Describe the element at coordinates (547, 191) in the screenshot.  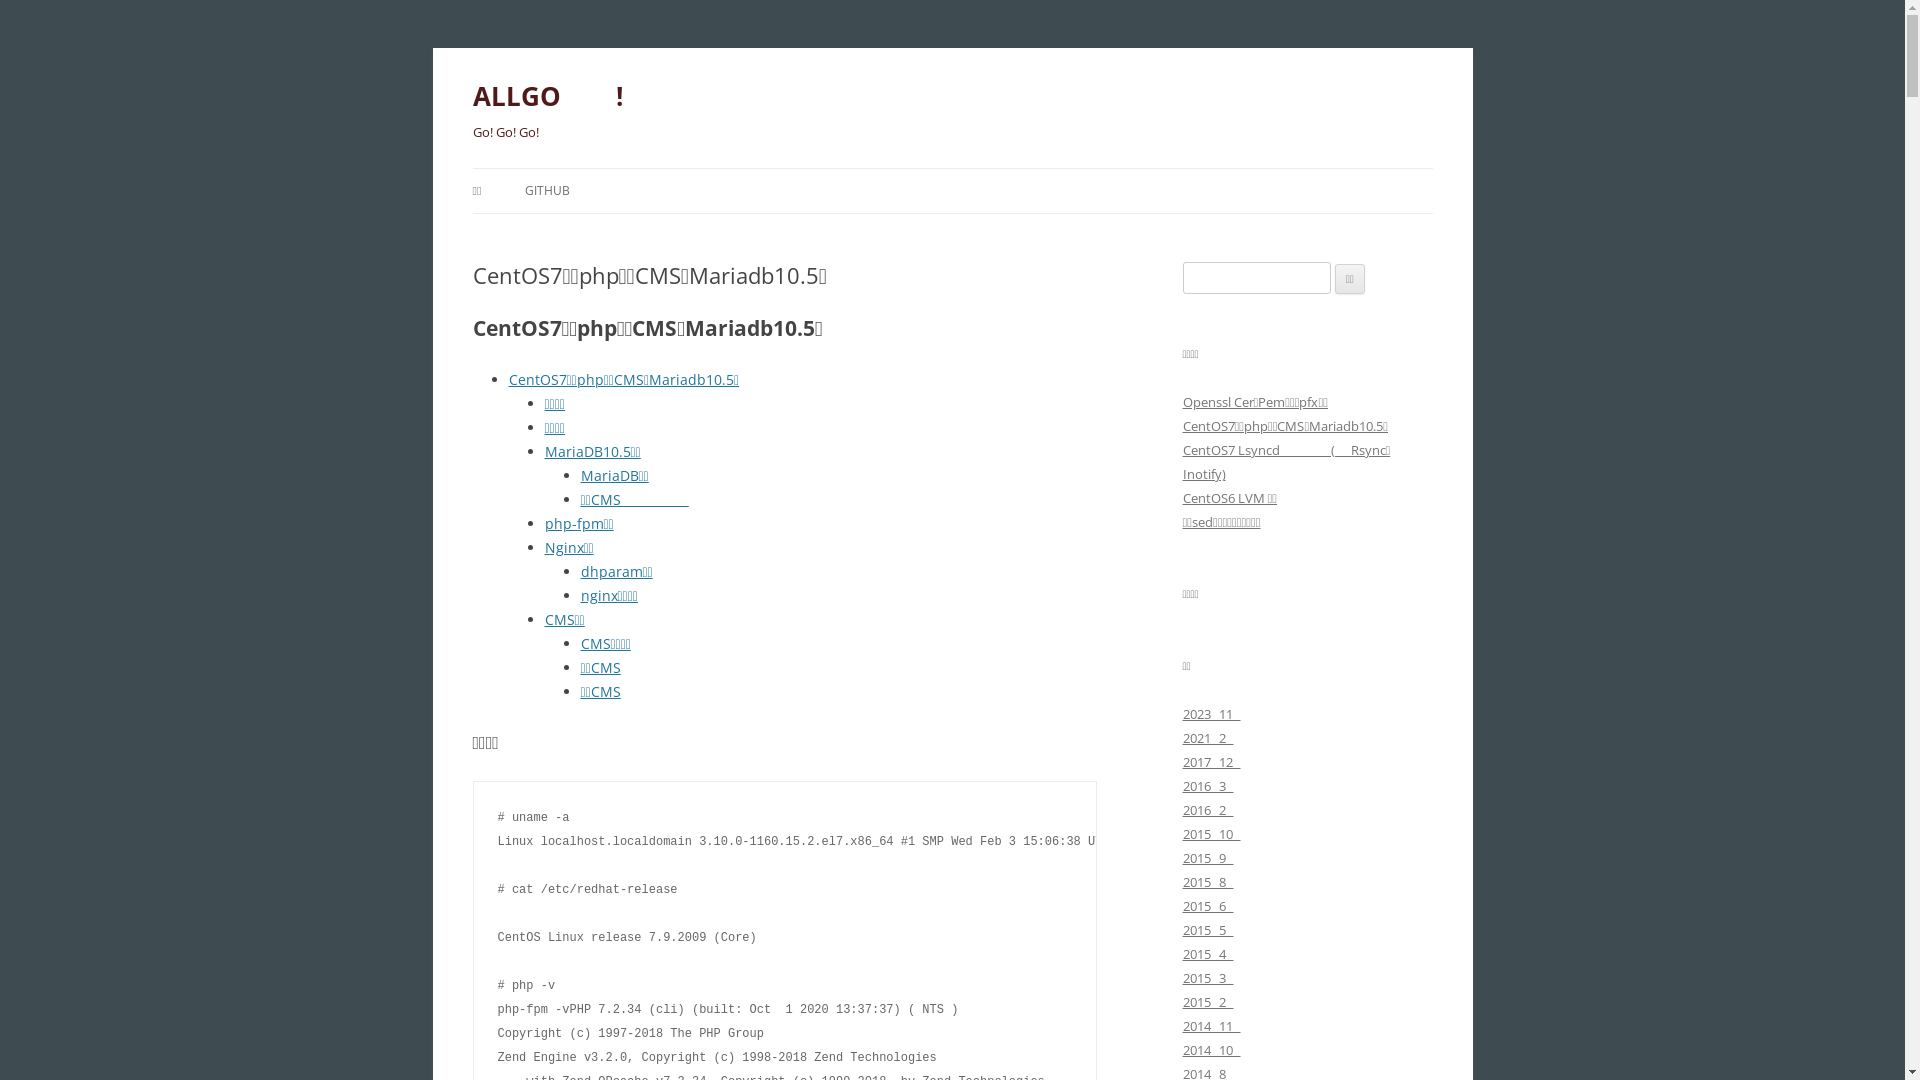
I see `'GITHUB'` at that location.